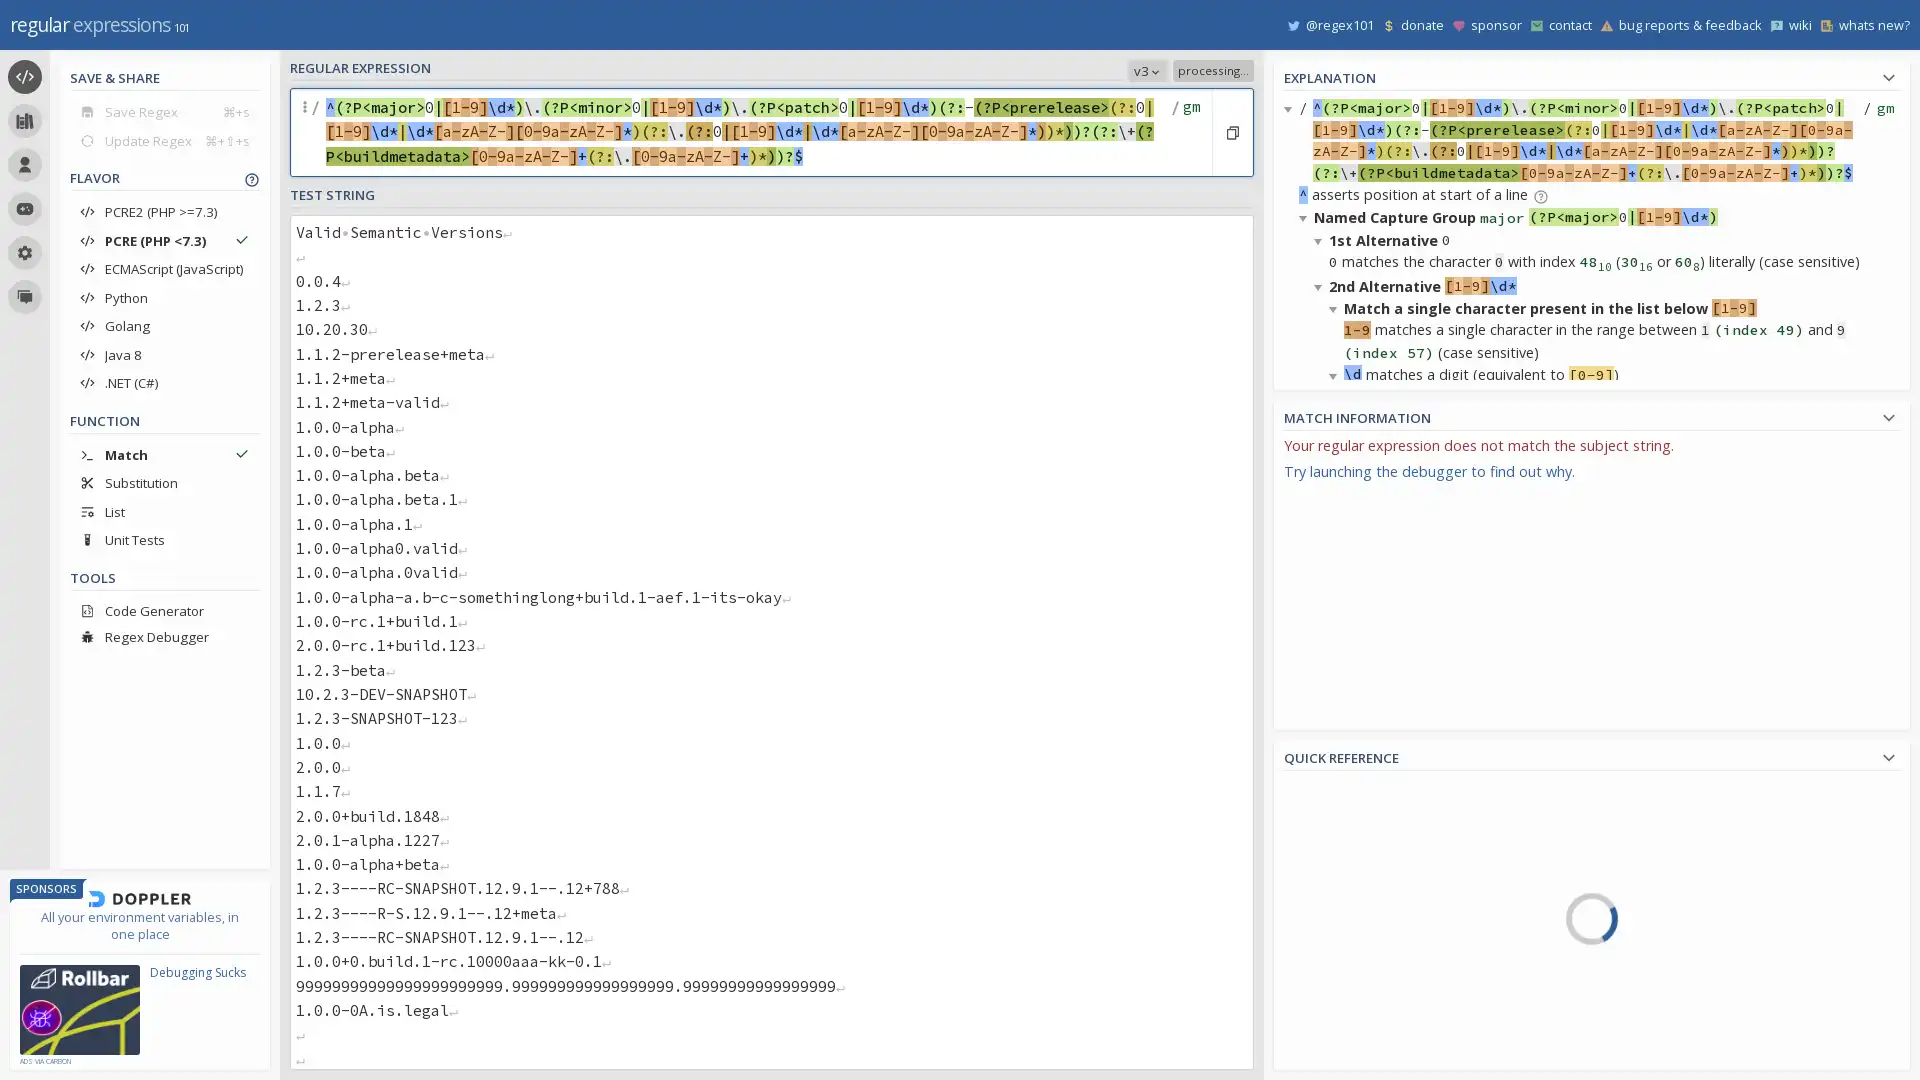 The image size is (1920, 1080). Describe the element at coordinates (1336, 873) in the screenshot. I see `Collapse Subtree` at that location.